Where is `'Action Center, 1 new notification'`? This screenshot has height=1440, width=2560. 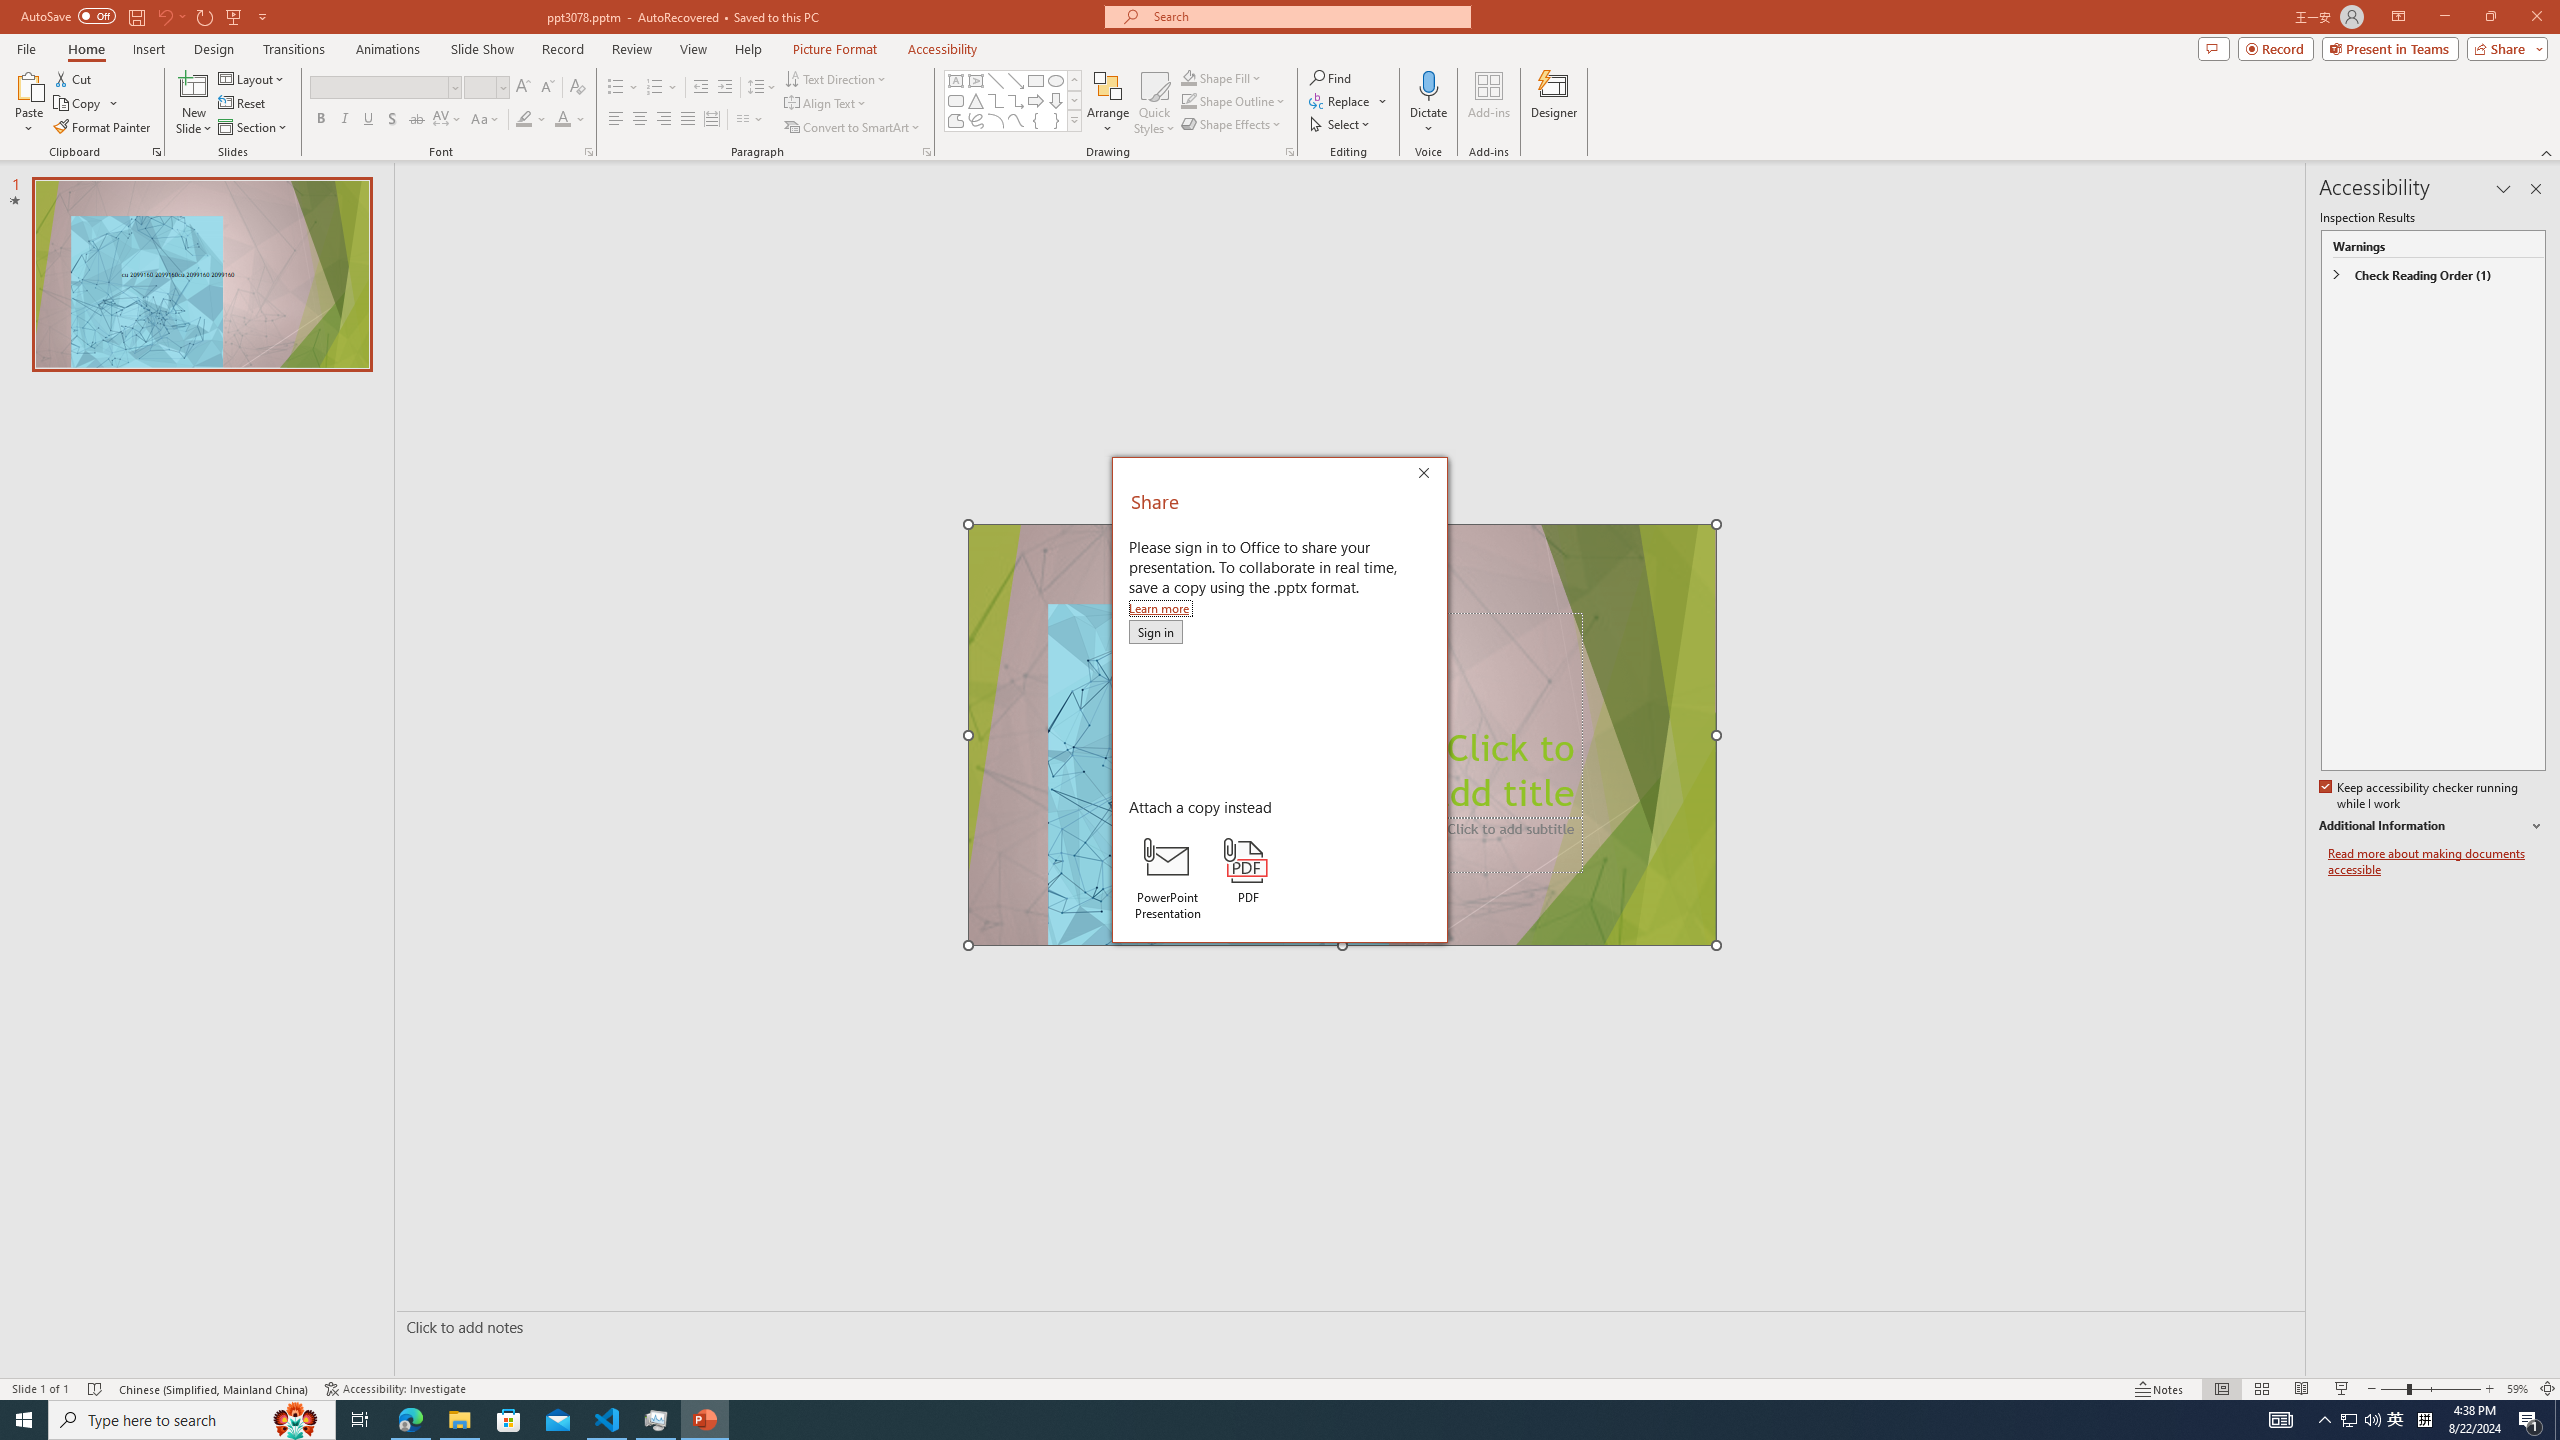
'Action Center, 1 new notification' is located at coordinates (2530, 1418).